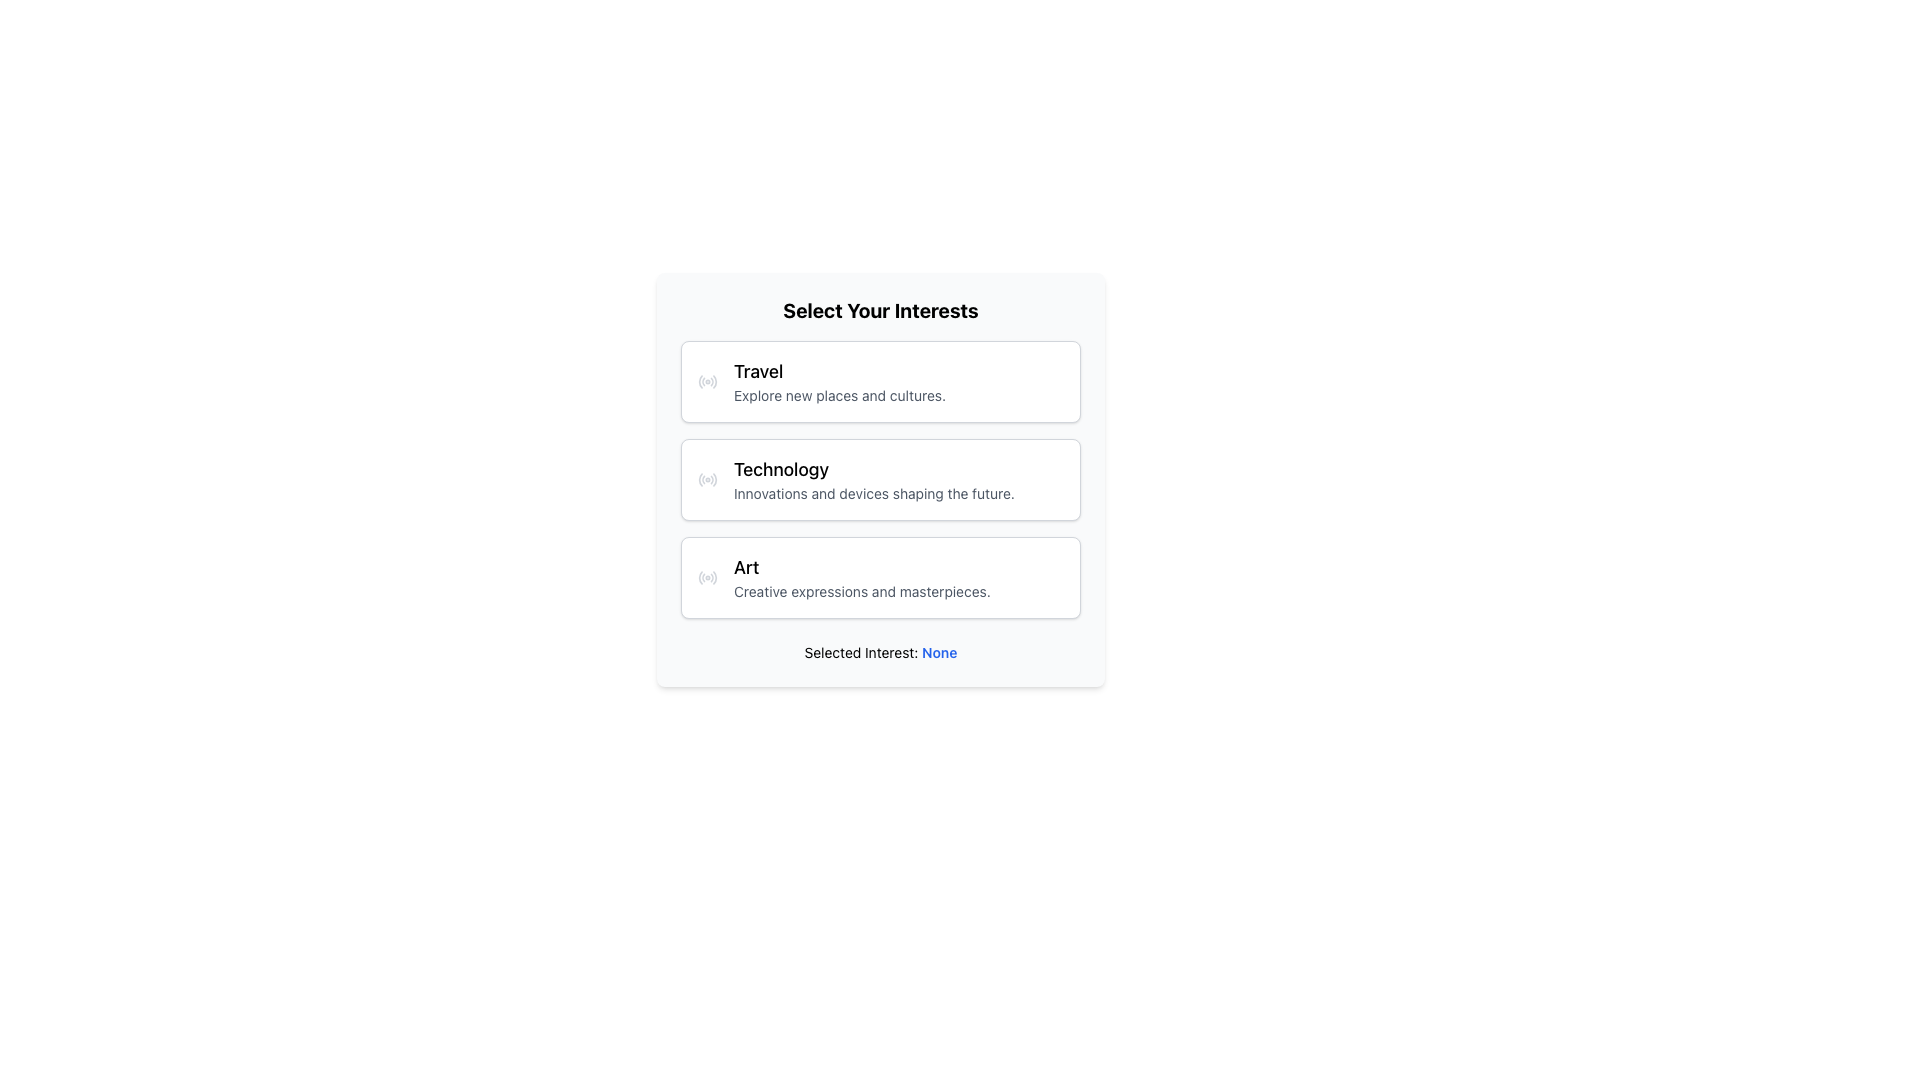  Describe the element at coordinates (874, 493) in the screenshot. I see `the text label displaying 'Innovations and devices shaping the future.' which is located beneath the 'Technology' label` at that location.